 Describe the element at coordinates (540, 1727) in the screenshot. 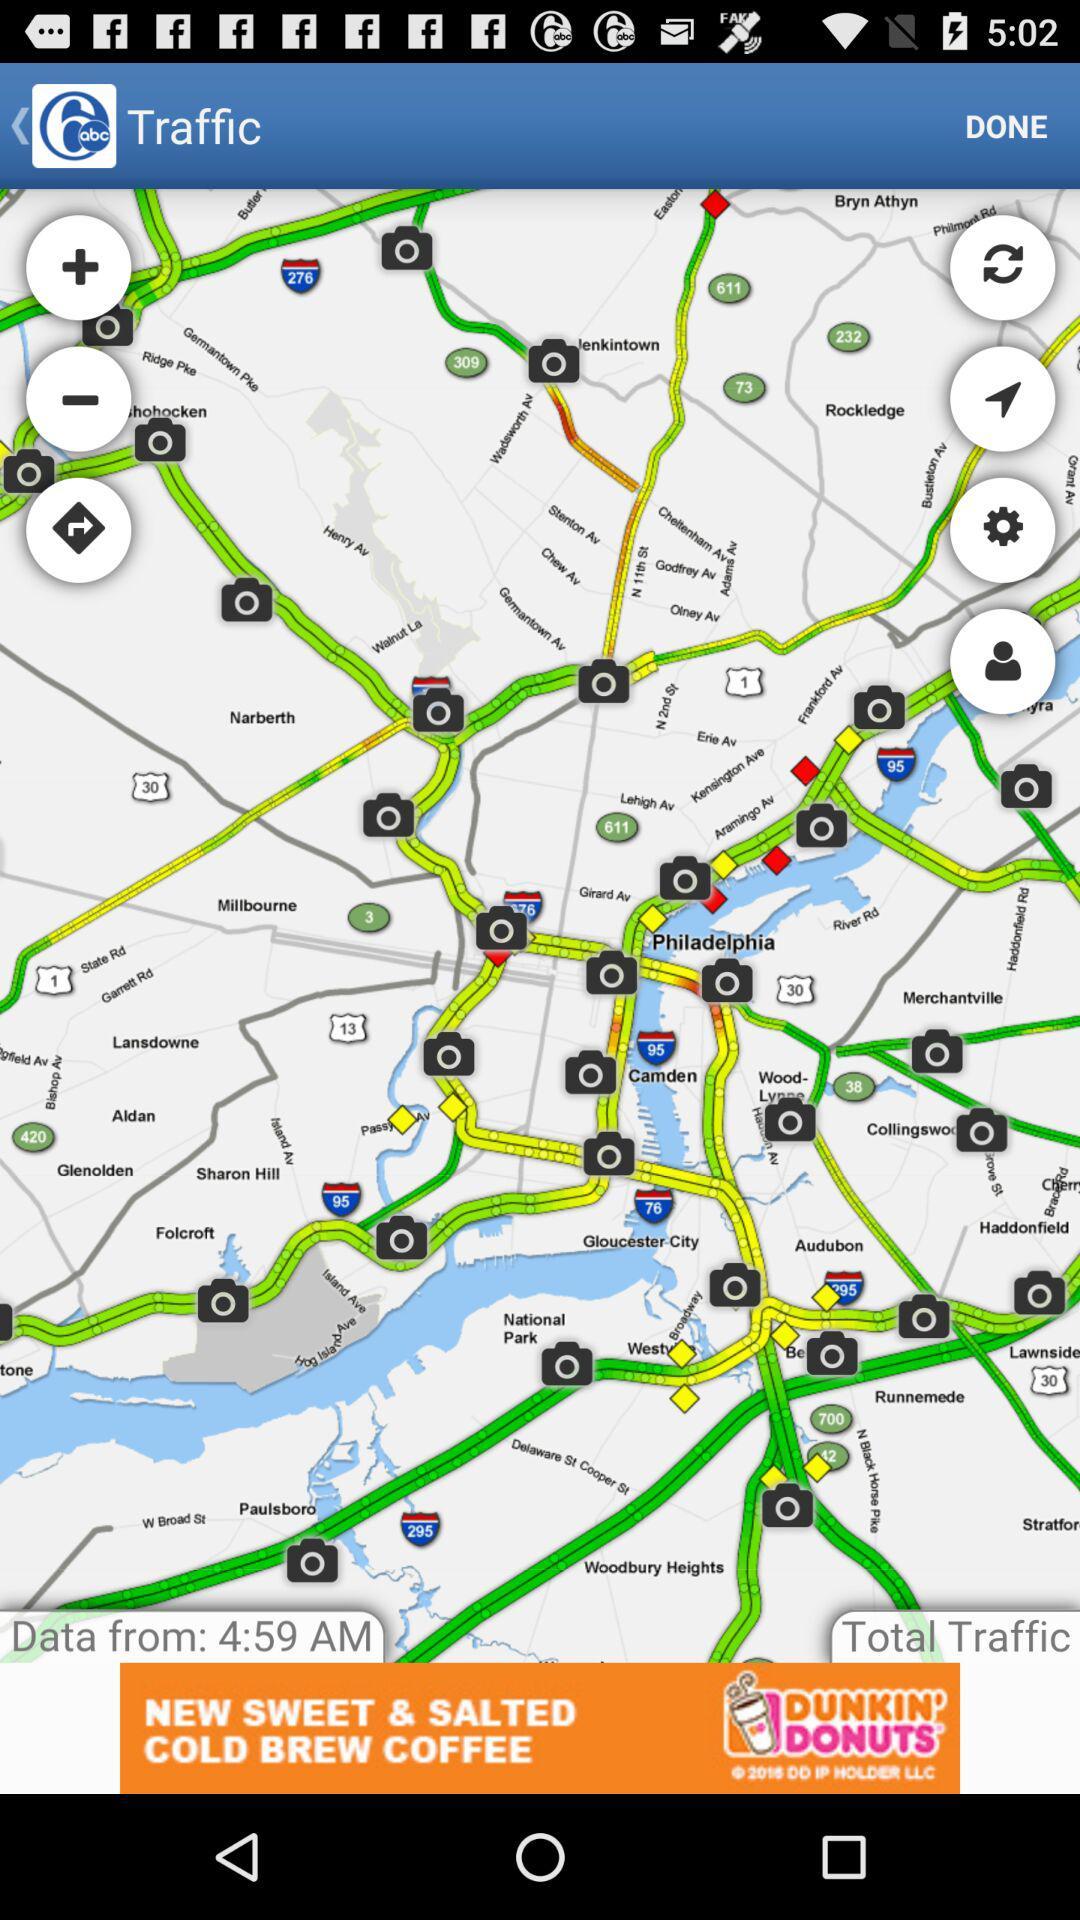

I see `advertisement page` at that location.